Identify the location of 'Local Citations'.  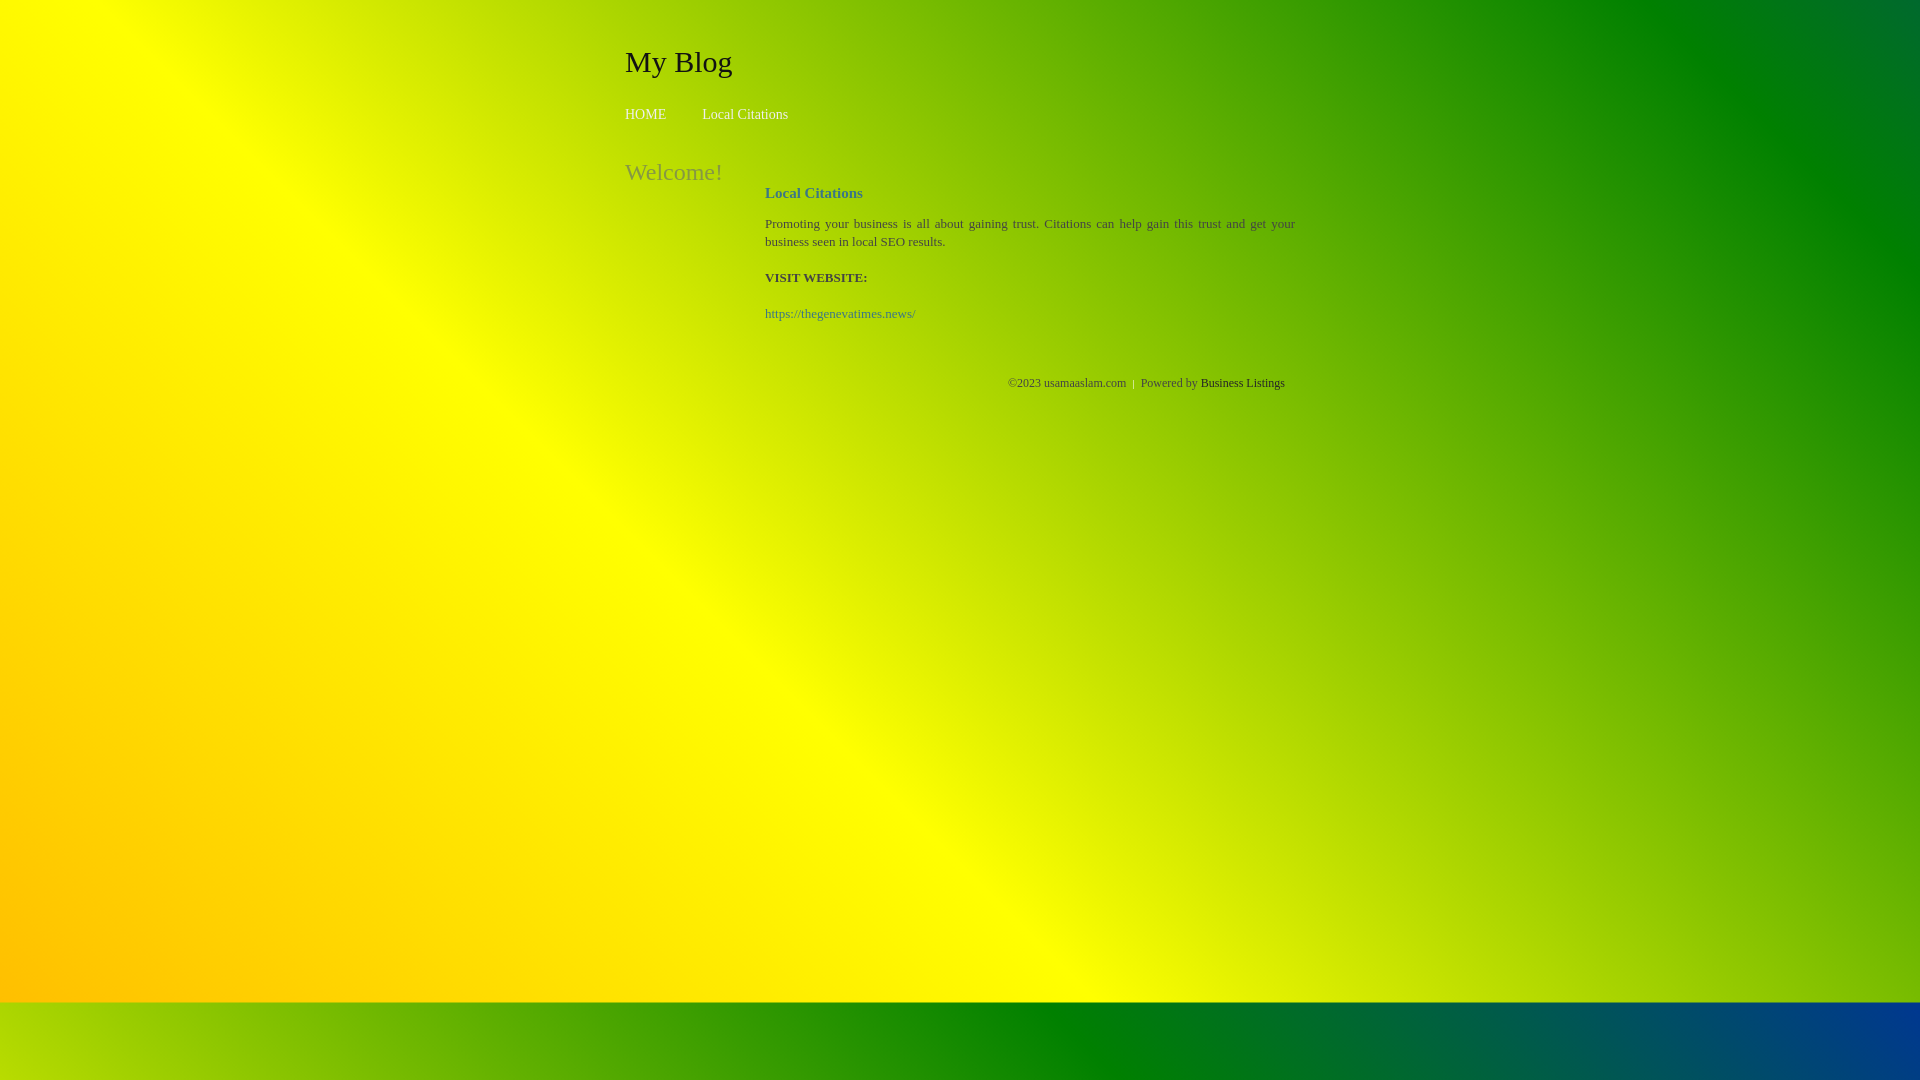
(743, 114).